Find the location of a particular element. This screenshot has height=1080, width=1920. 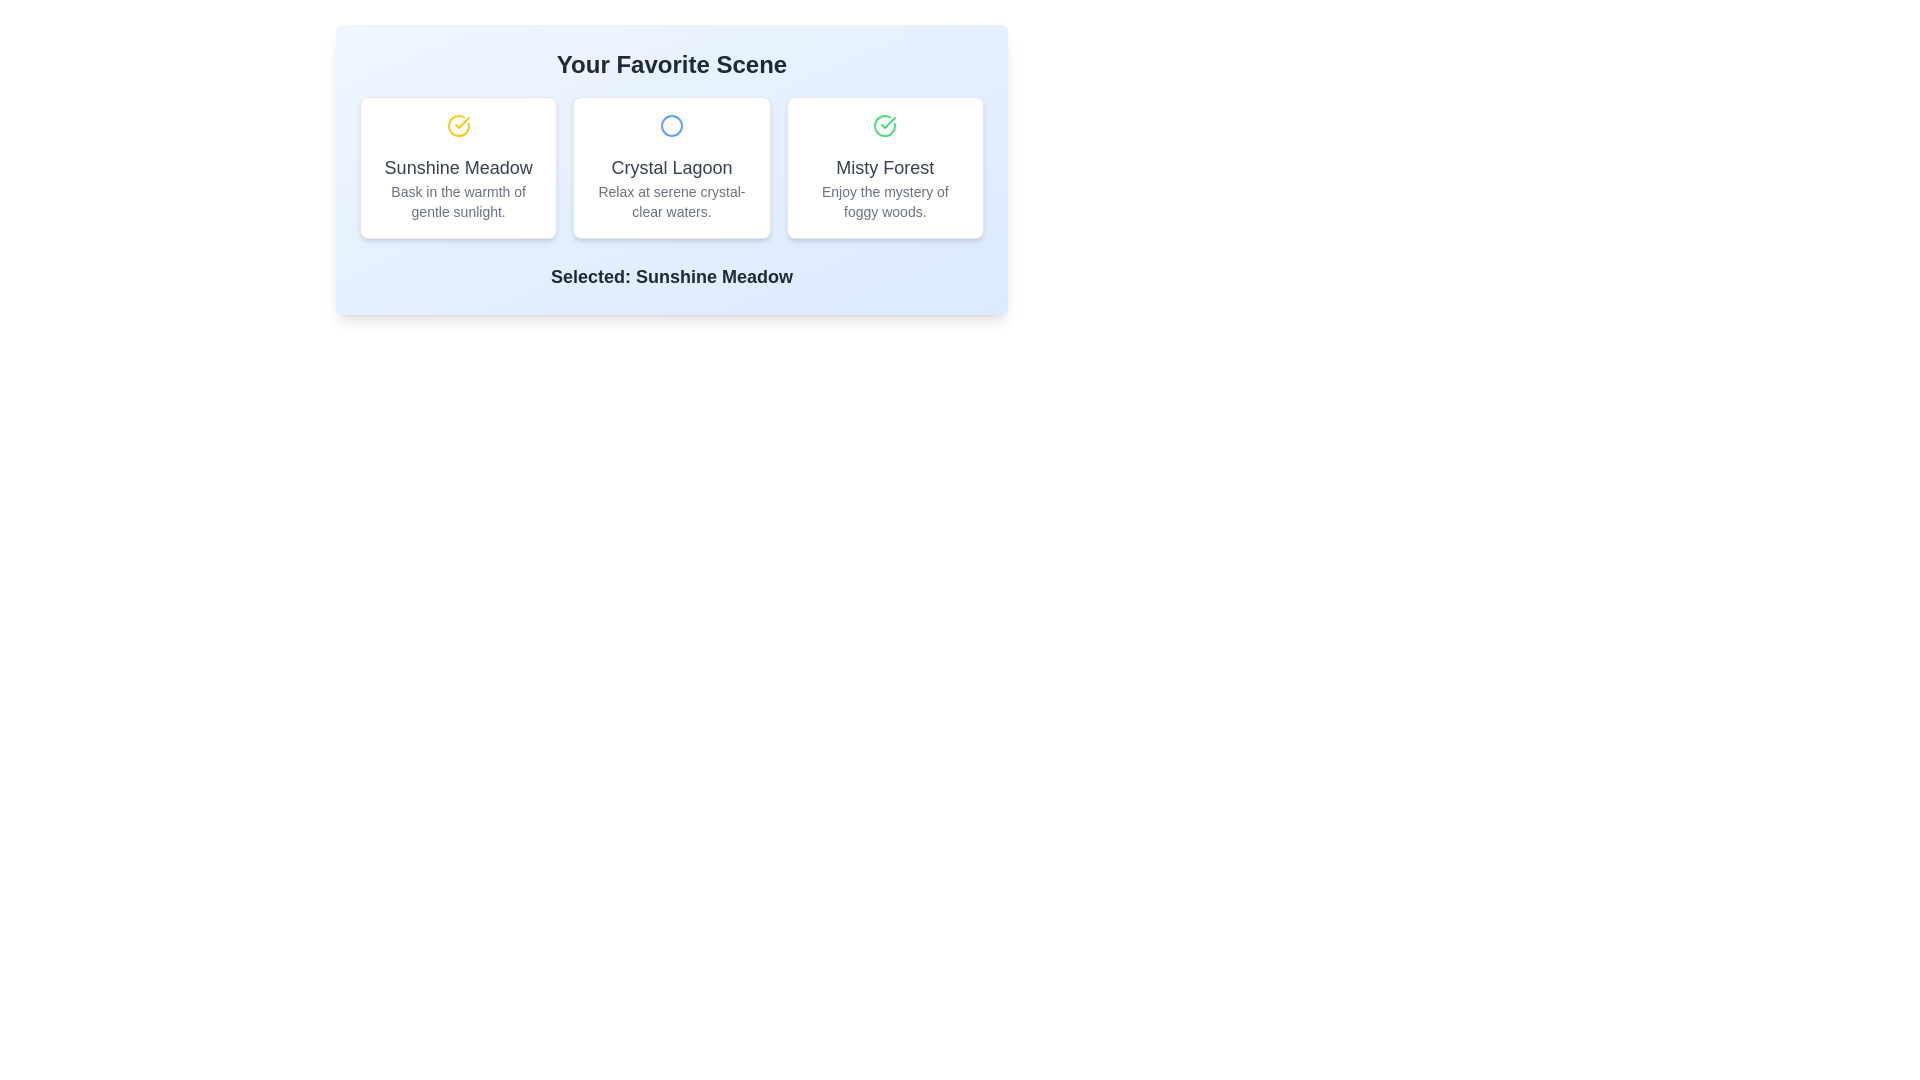

the title text inside the first card of the 'Your Favorite Scene' section, which is located above the description 'Bask in the warmth of gentle sunlight.' is located at coordinates (457, 167).